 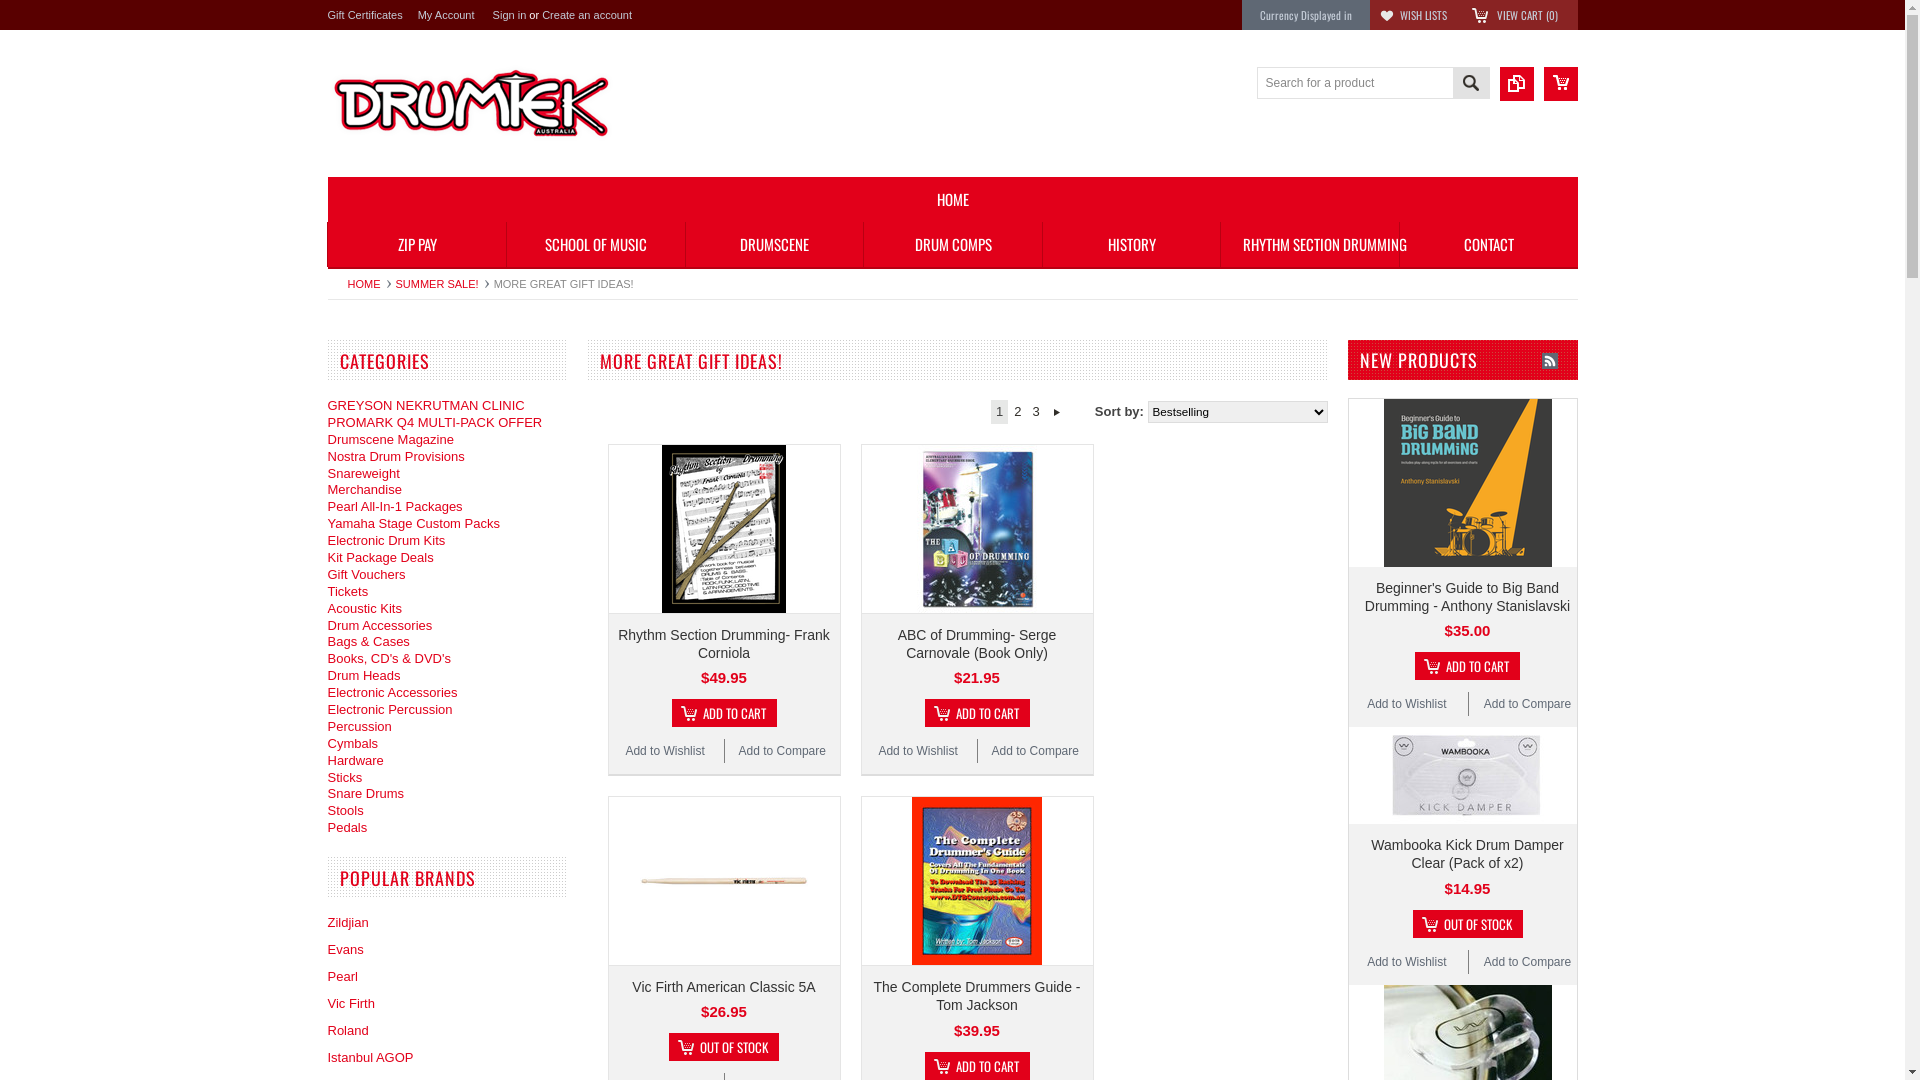 I want to click on 'Books, CD's & DVD's', so click(x=389, y=658).